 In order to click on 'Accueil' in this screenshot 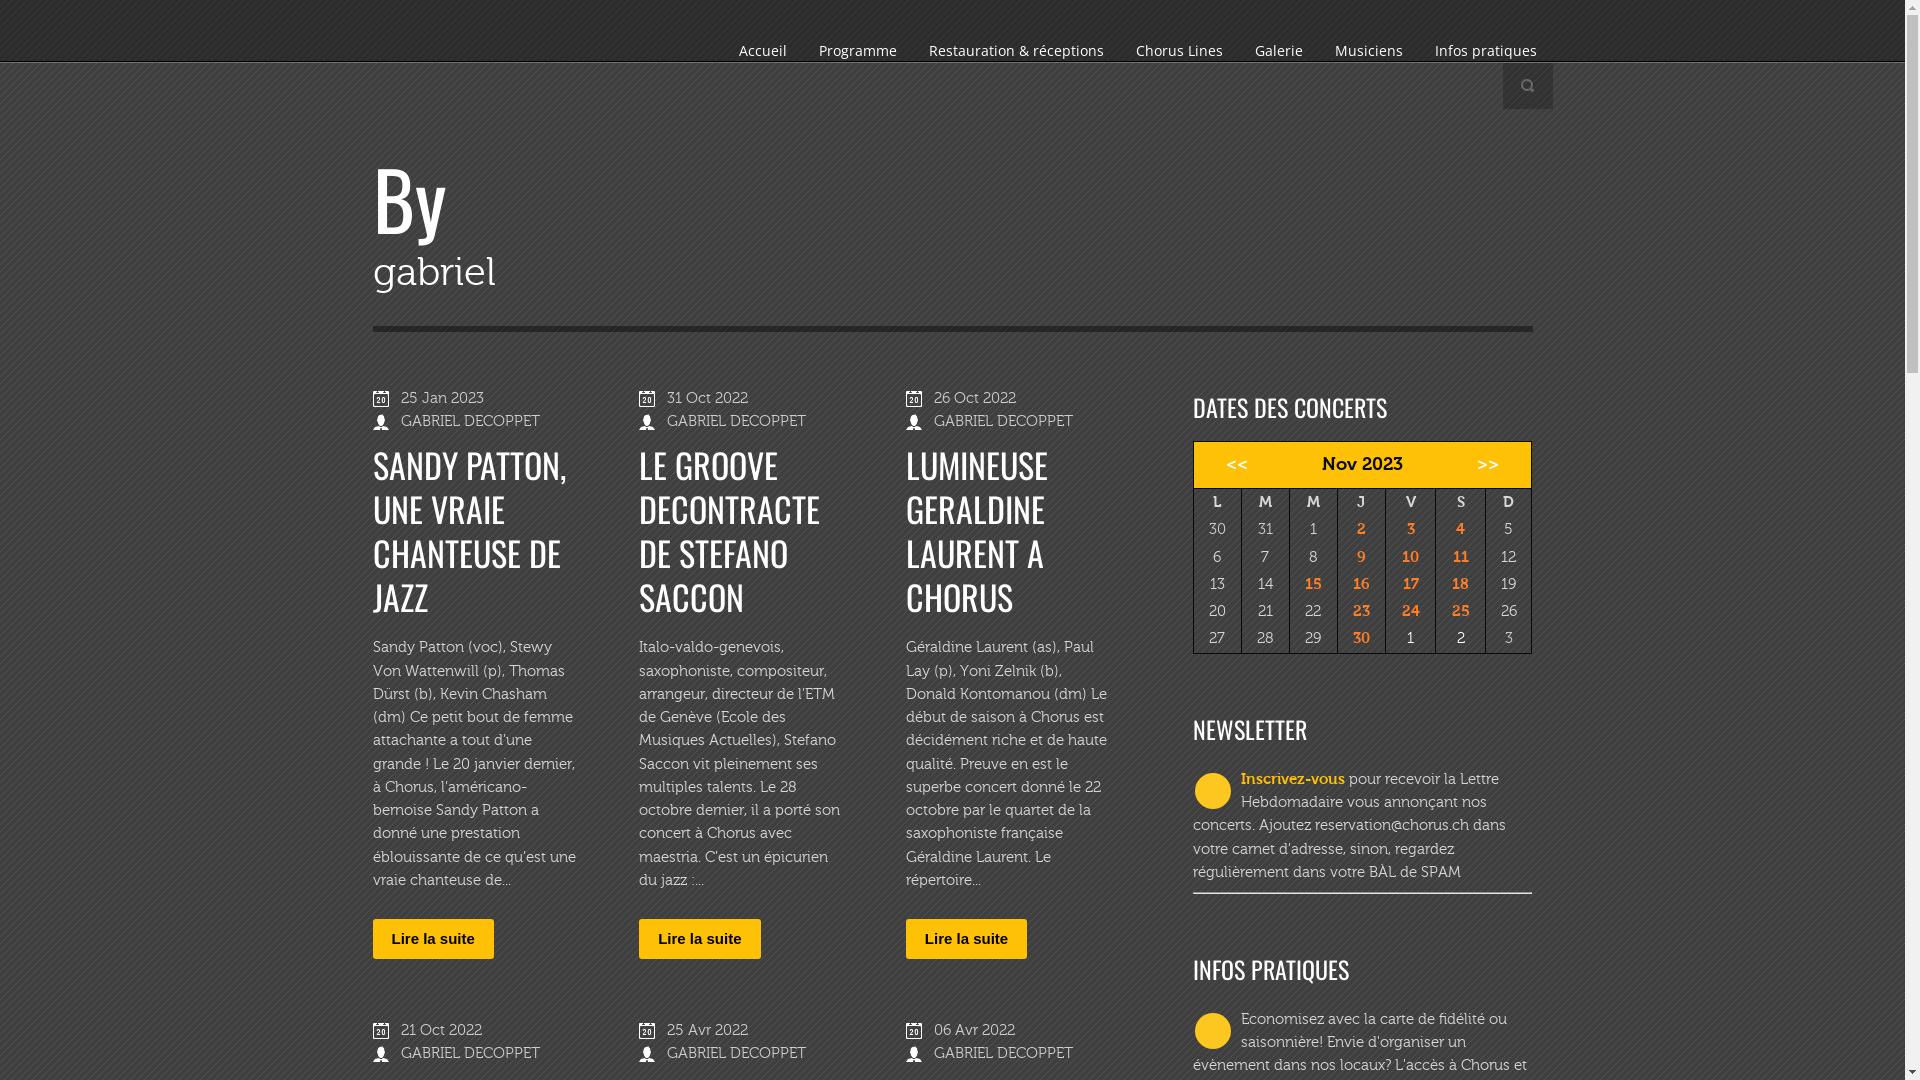, I will do `click(761, 49)`.